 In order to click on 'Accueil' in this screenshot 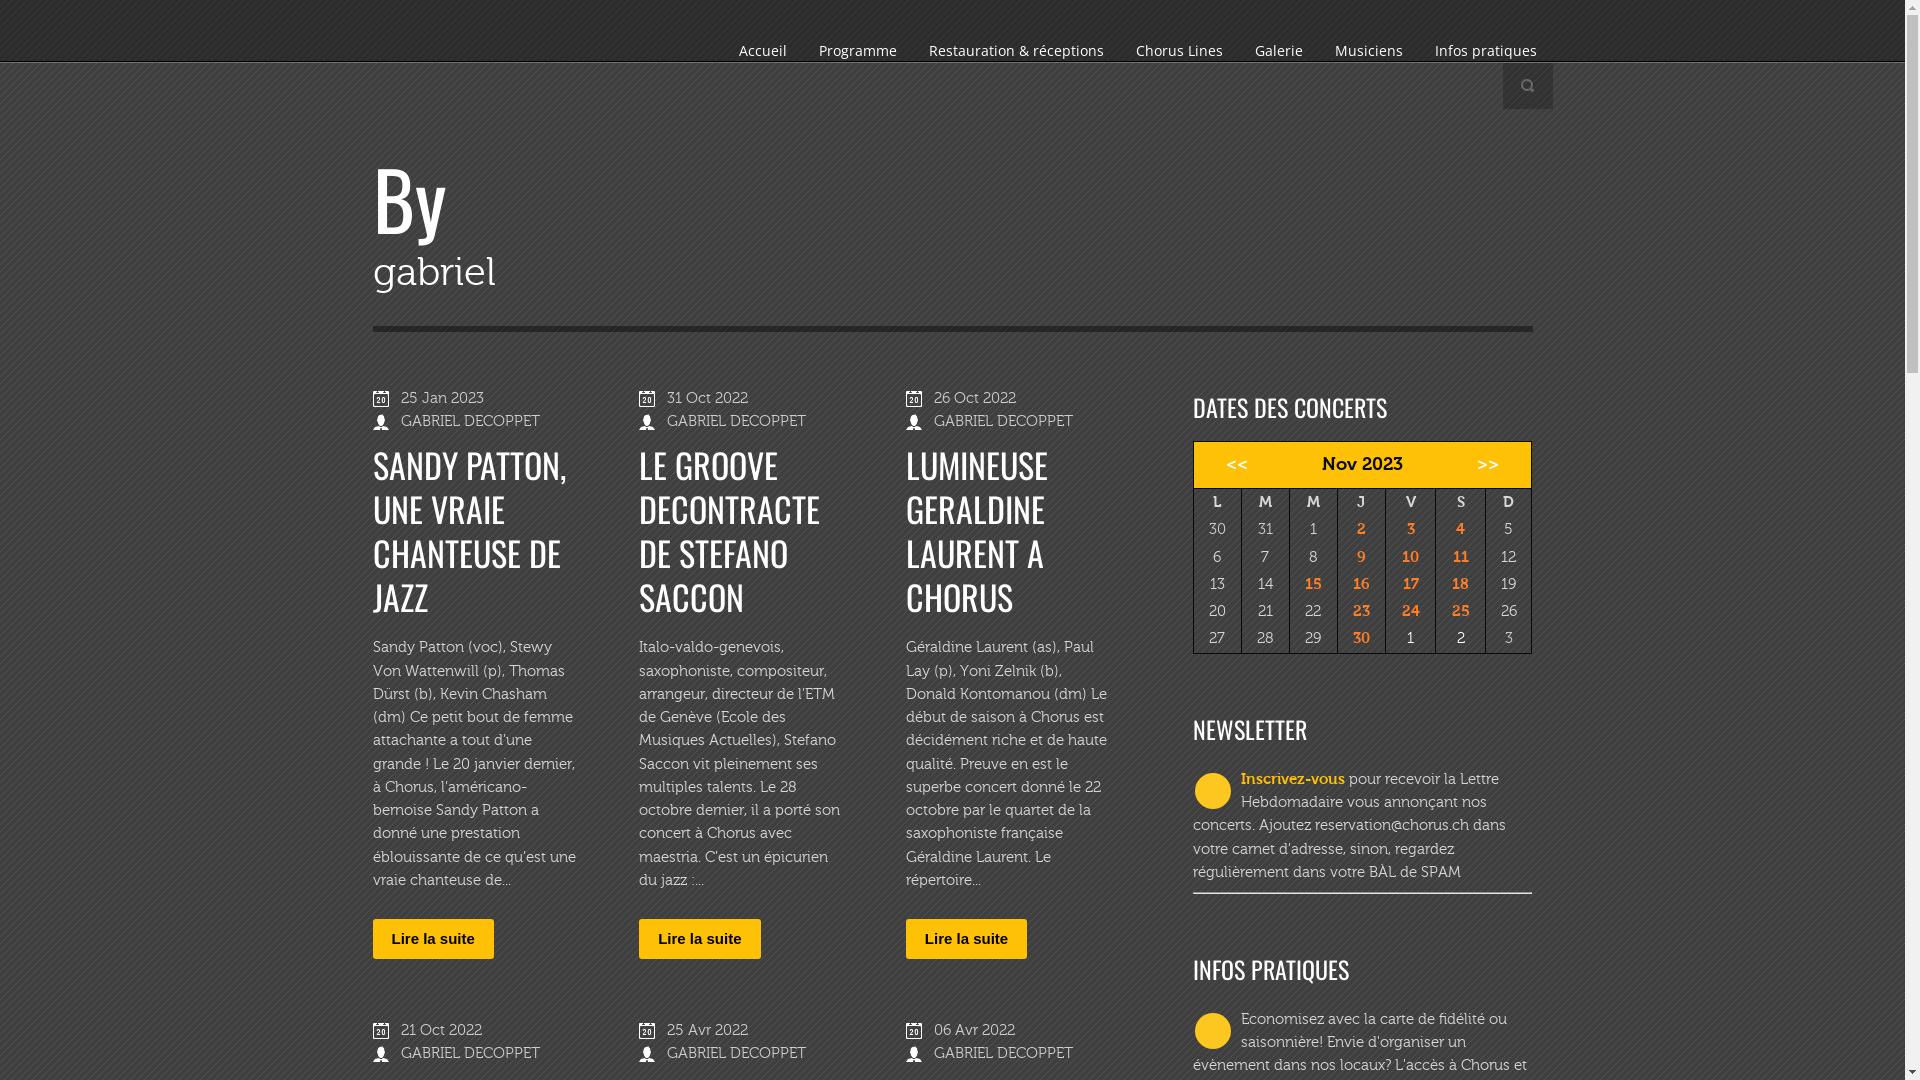, I will do `click(761, 49)`.